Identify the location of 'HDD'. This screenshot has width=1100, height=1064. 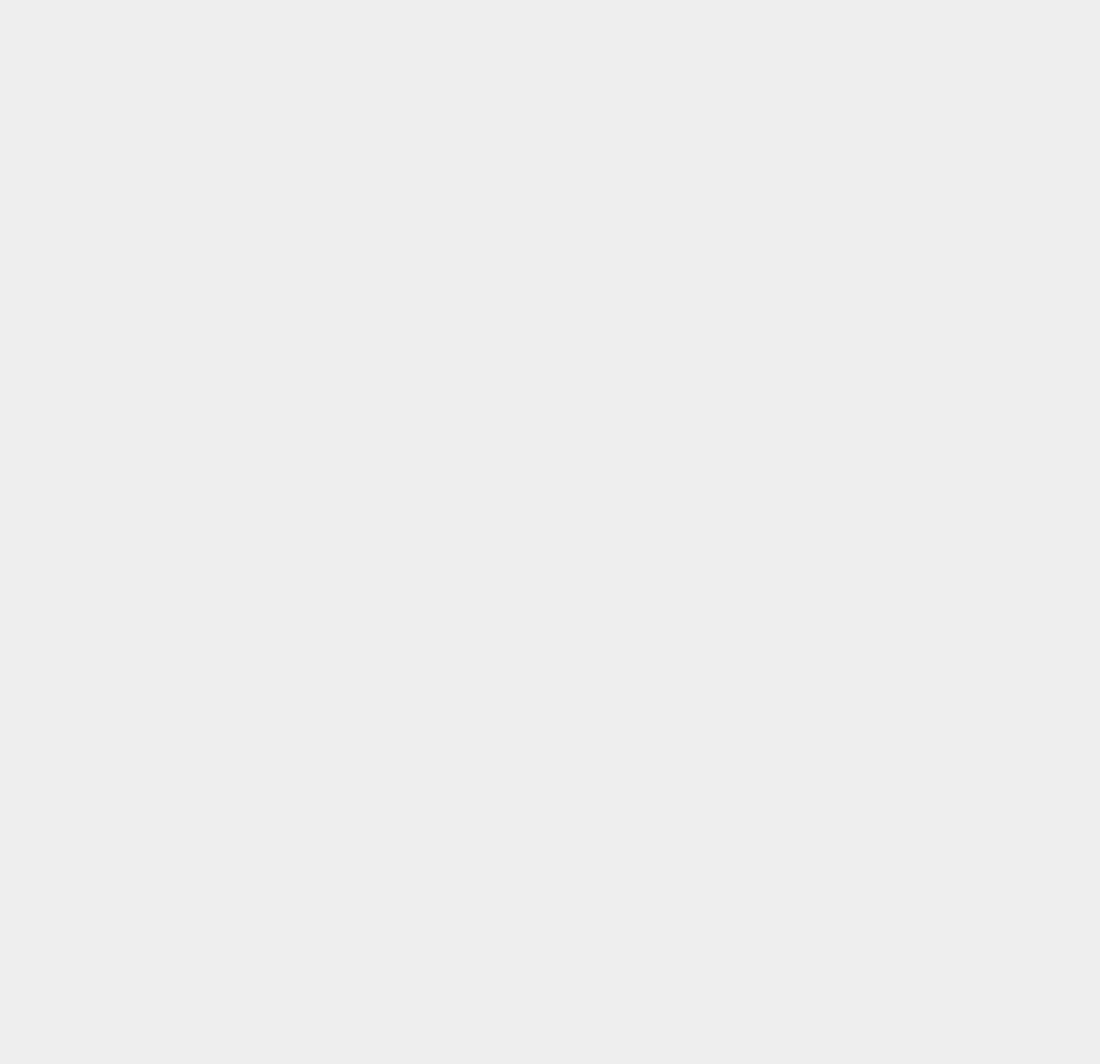
(778, 191).